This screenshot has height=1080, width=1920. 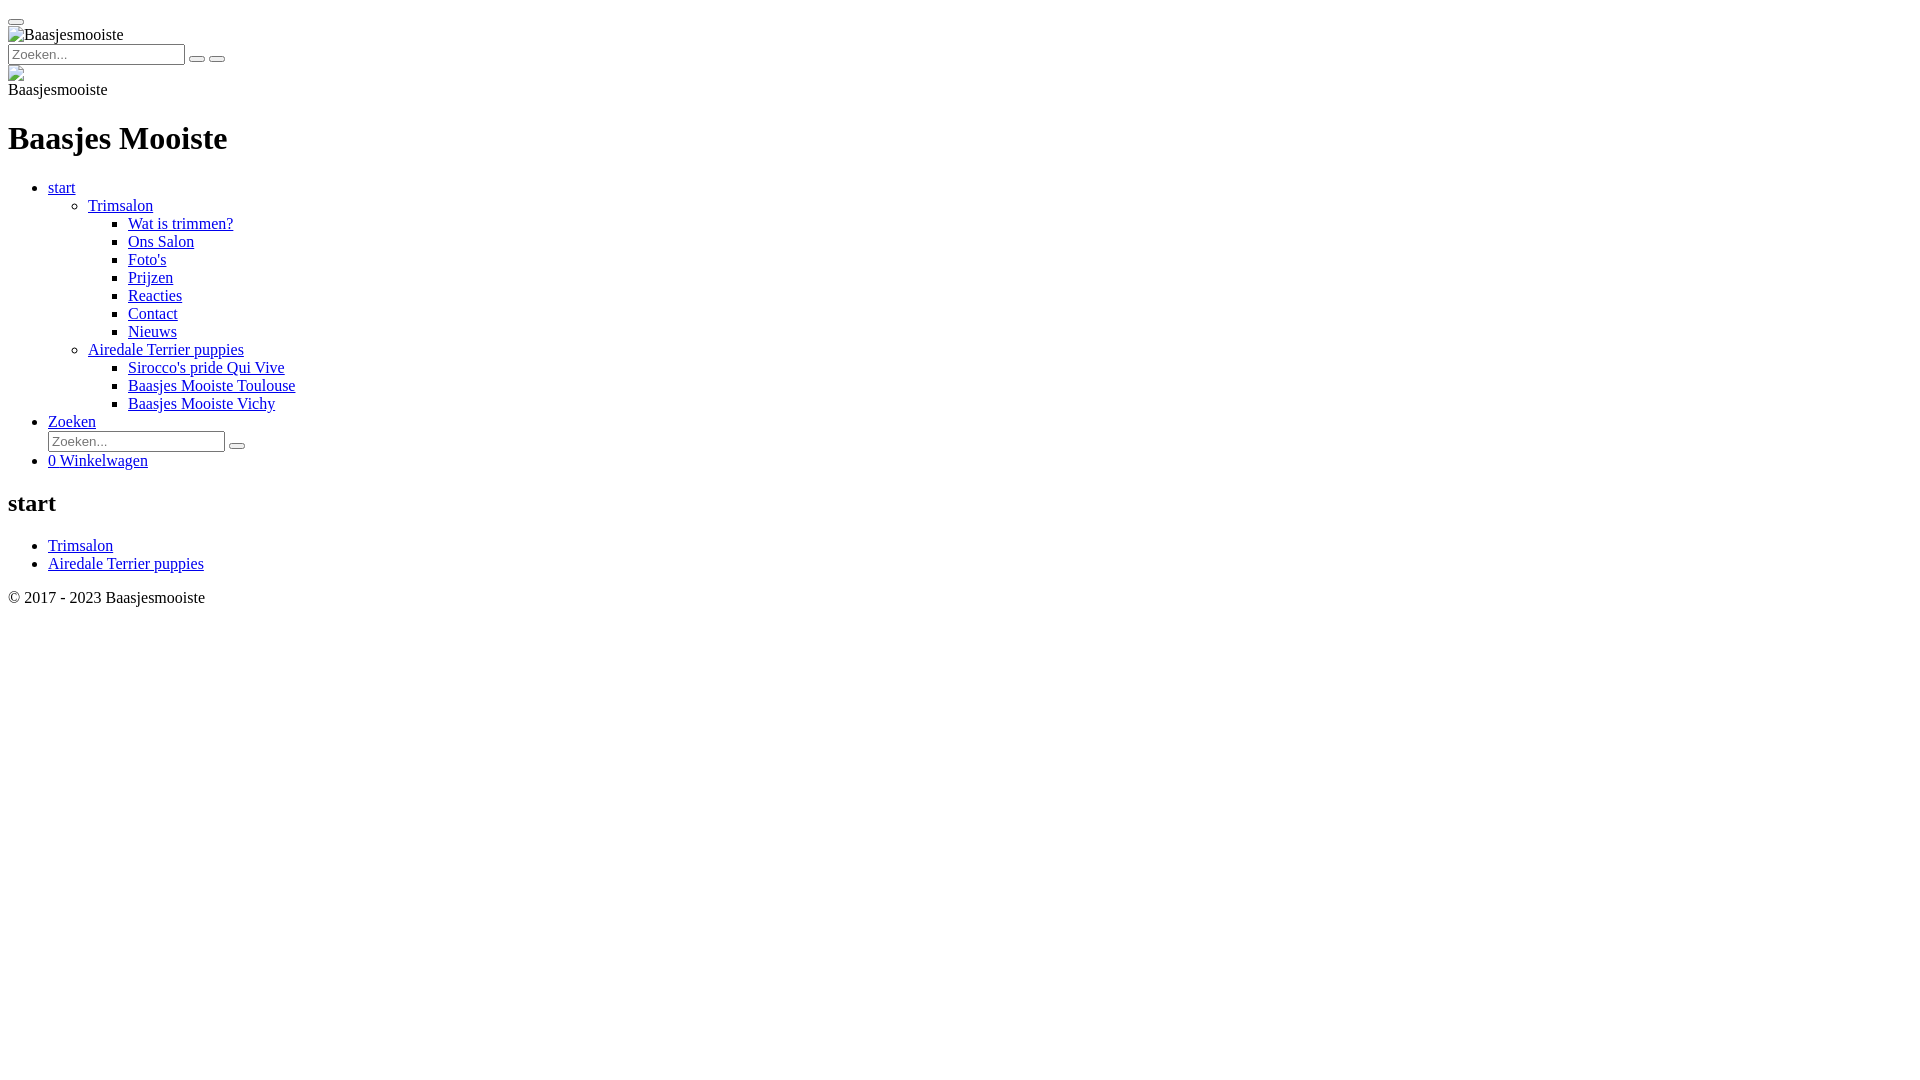 I want to click on '0 Winkelwagen', so click(x=96, y=460).